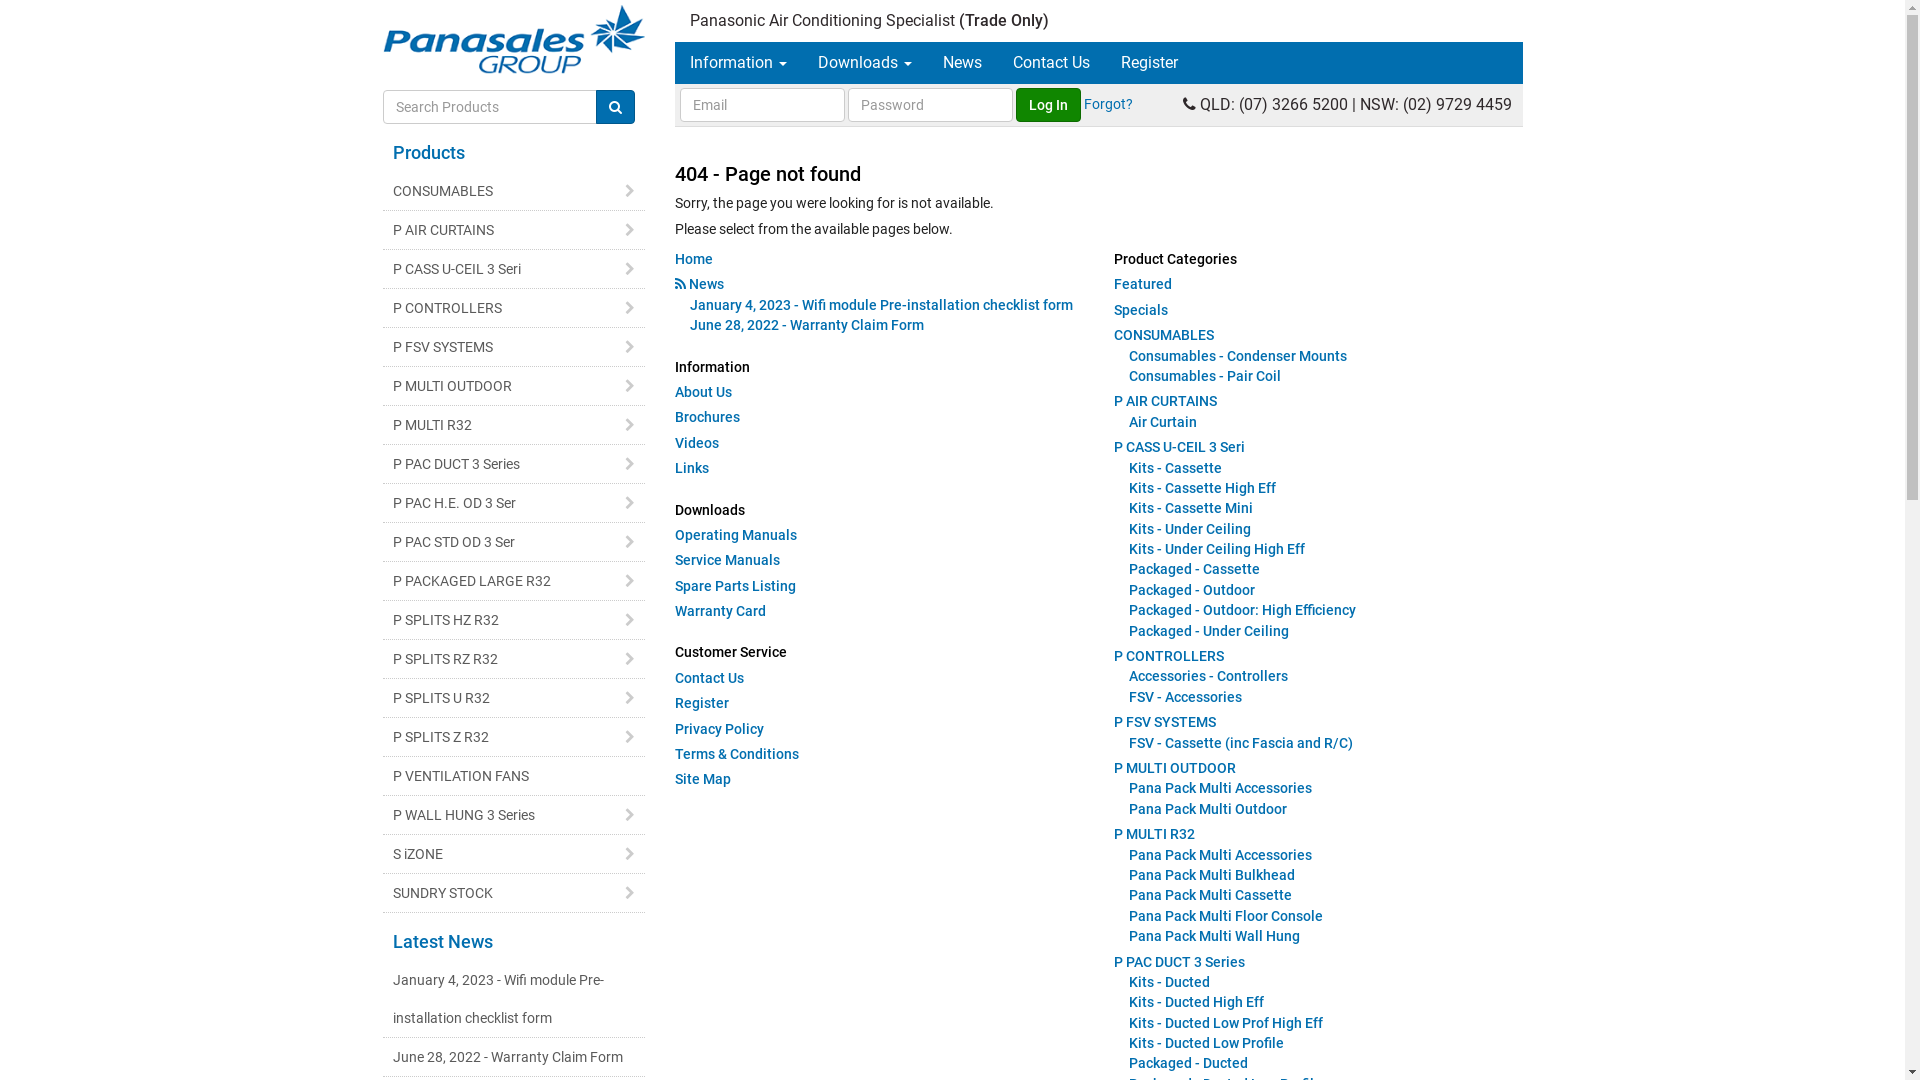 The width and height of the screenshot is (1920, 1080). I want to click on 'Kits - Ducted Low Prof High Eff', so click(1224, 1022).